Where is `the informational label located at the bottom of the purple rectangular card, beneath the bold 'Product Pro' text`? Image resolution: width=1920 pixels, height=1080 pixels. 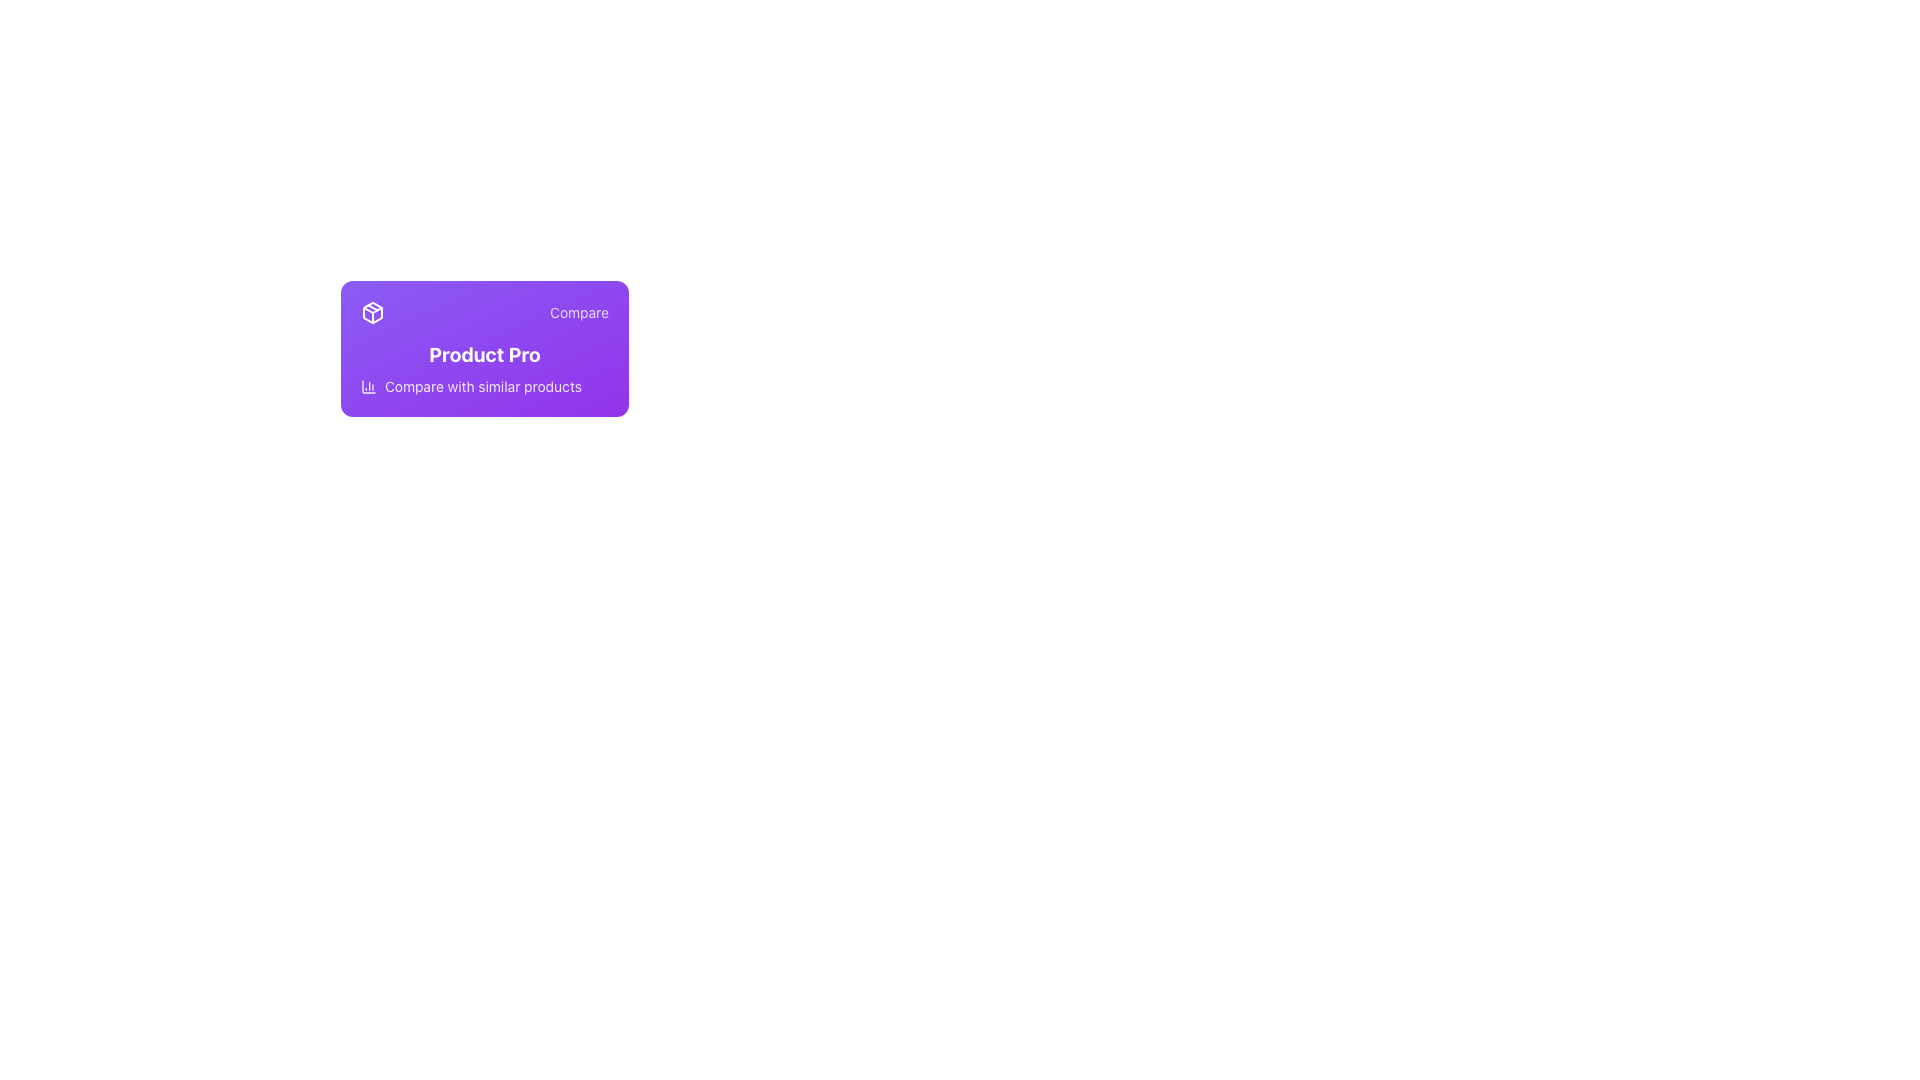 the informational label located at the bottom of the purple rectangular card, beneath the bold 'Product Pro' text is located at coordinates (484, 386).